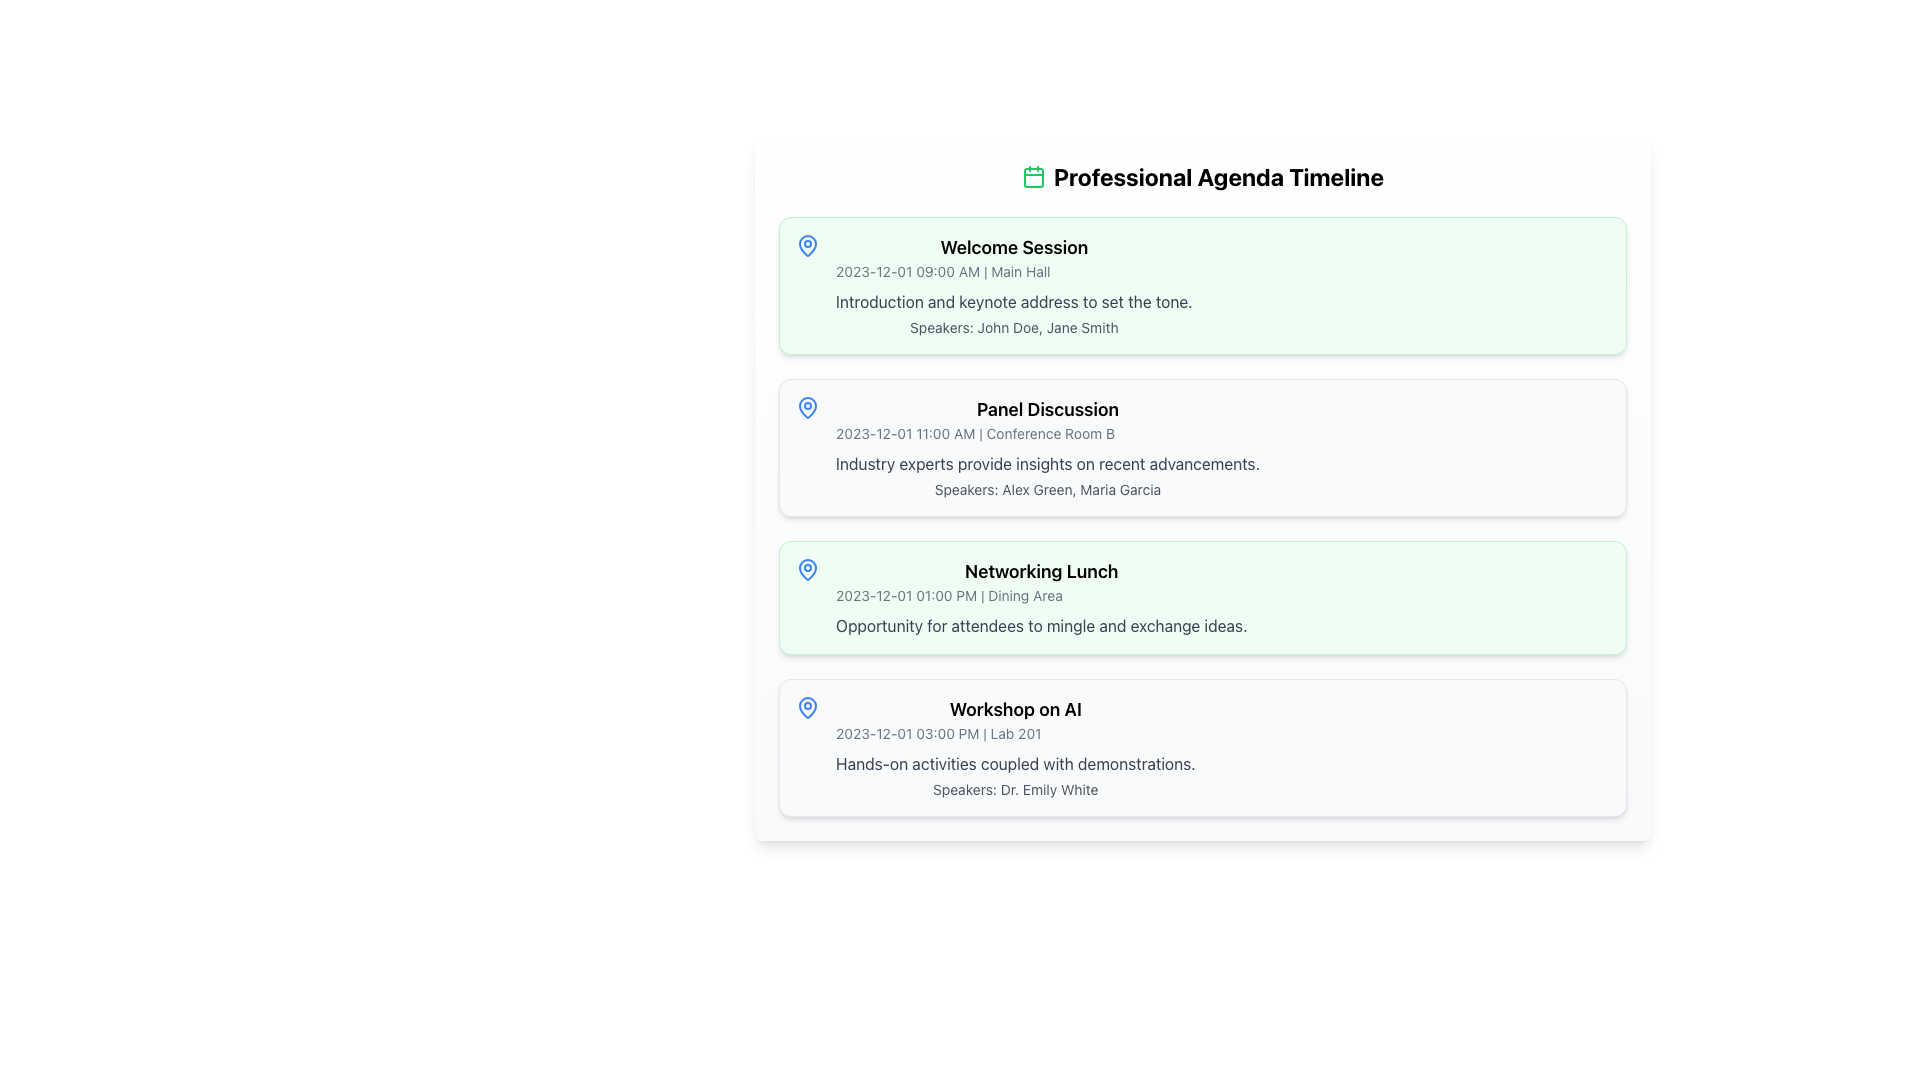 The height and width of the screenshot is (1080, 1920). Describe the element at coordinates (1033, 176) in the screenshot. I see `the calendar icon representing the main body of the calendar feature, located to the left of the 'Professional Agenda Timeline' heading` at that location.